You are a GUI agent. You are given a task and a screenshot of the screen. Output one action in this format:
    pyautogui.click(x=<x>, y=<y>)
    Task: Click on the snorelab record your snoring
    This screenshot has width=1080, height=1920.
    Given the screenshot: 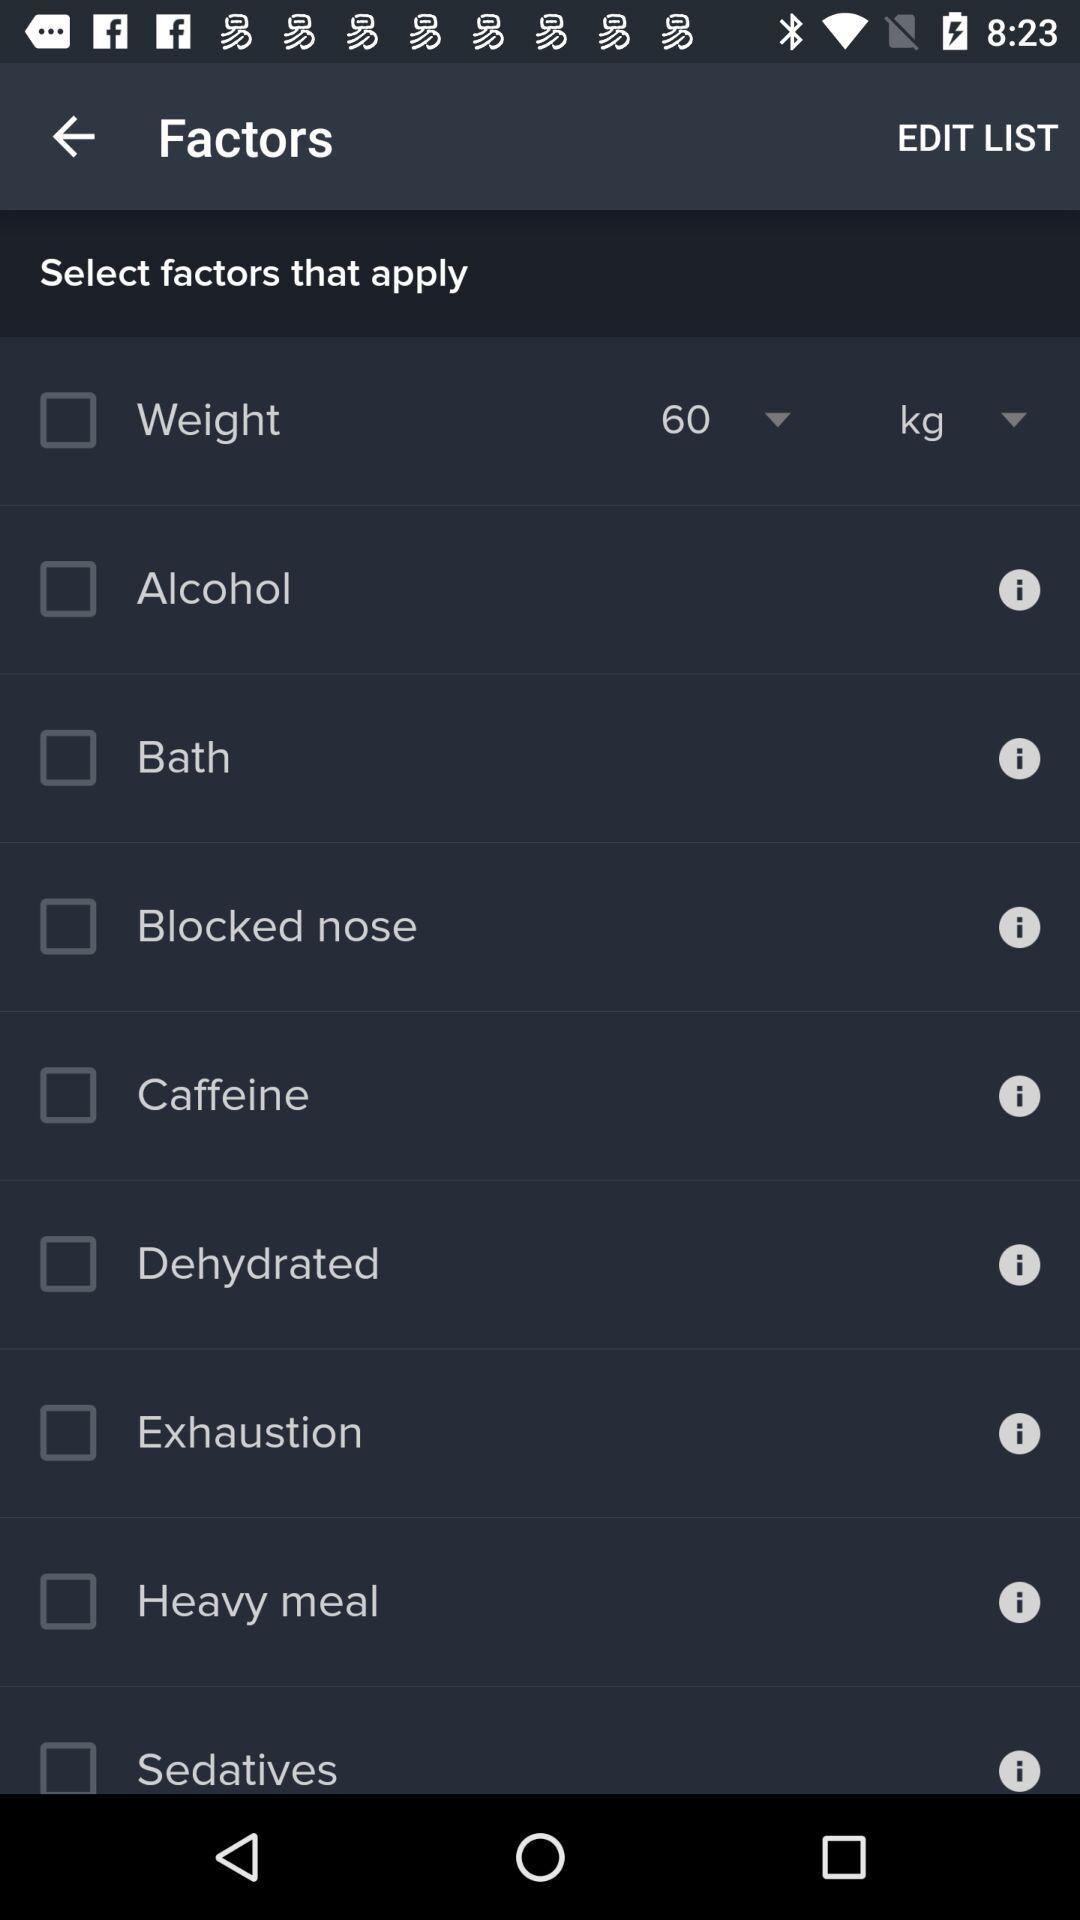 What is the action you would take?
    pyautogui.click(x=1019, y=1263)
    